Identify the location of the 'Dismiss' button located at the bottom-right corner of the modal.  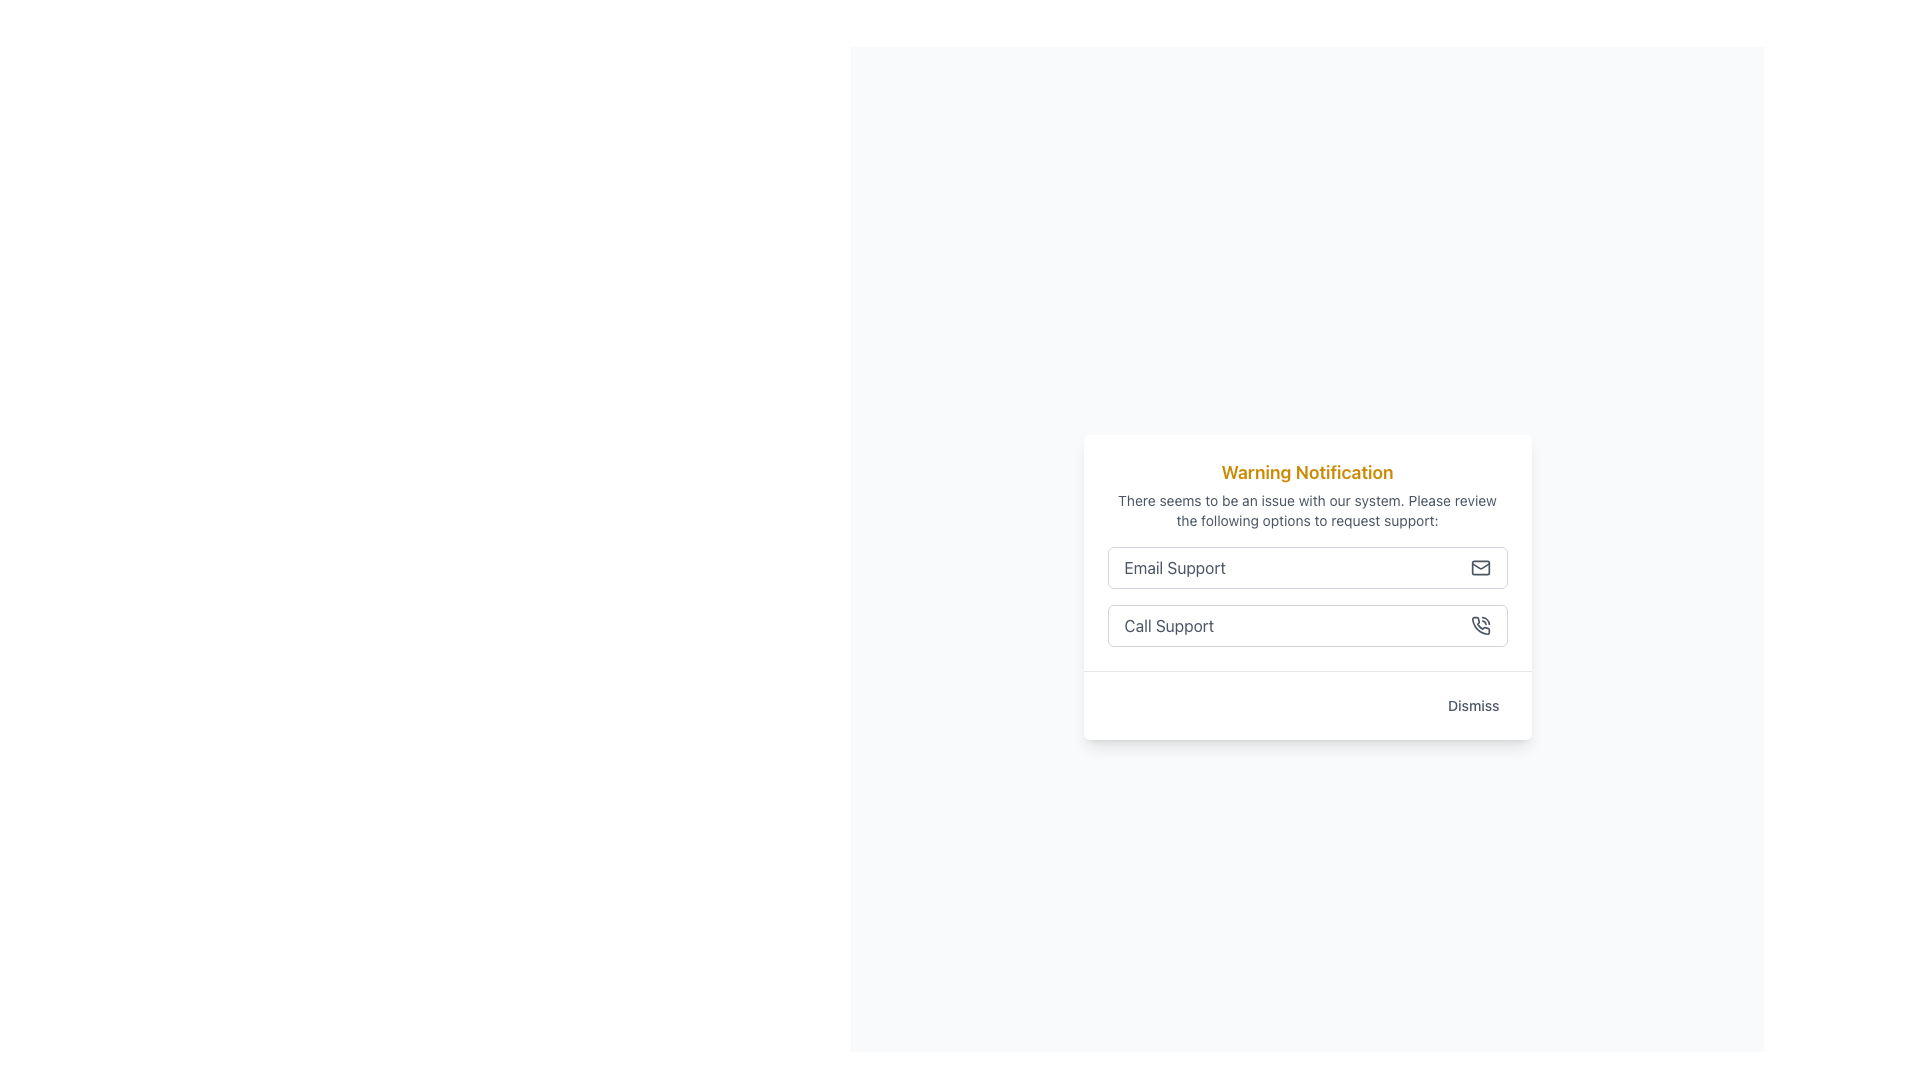
(1473, 704).